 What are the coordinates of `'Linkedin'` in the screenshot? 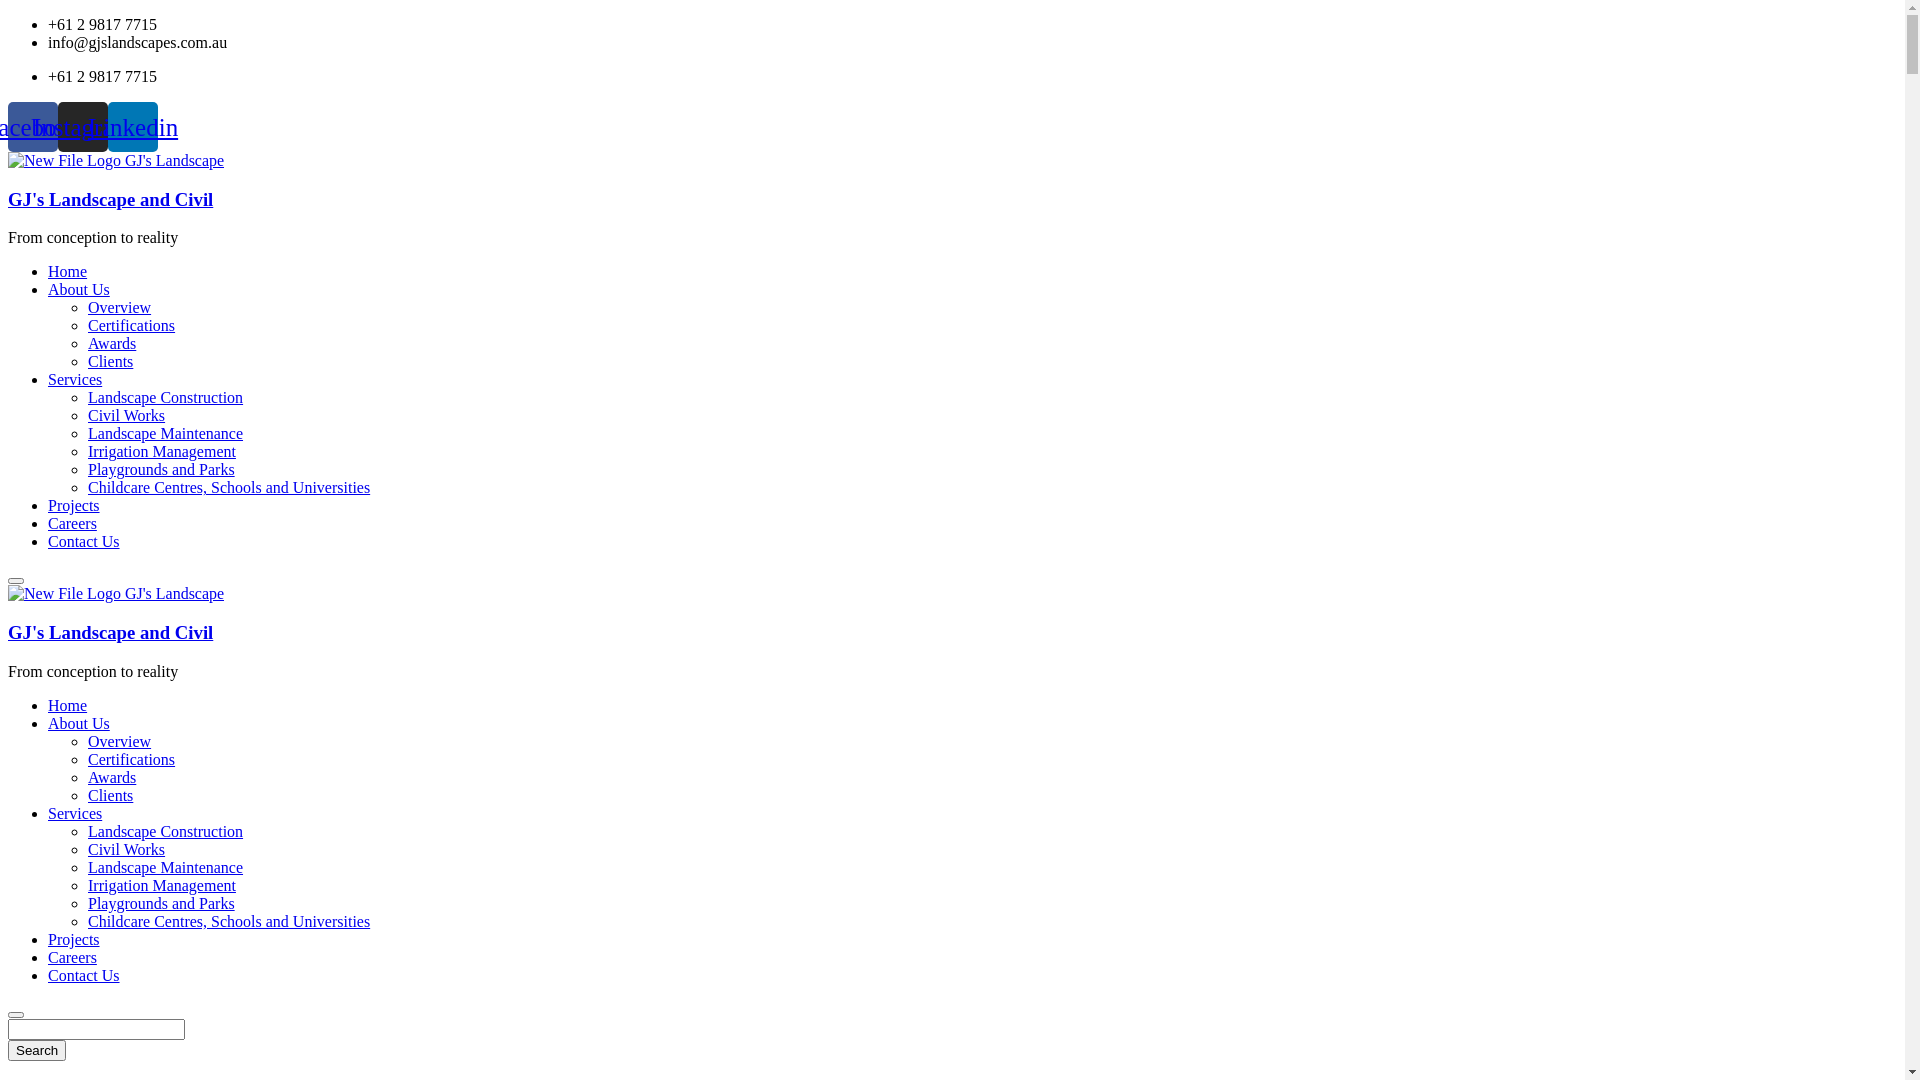 It's located at (132, 127).